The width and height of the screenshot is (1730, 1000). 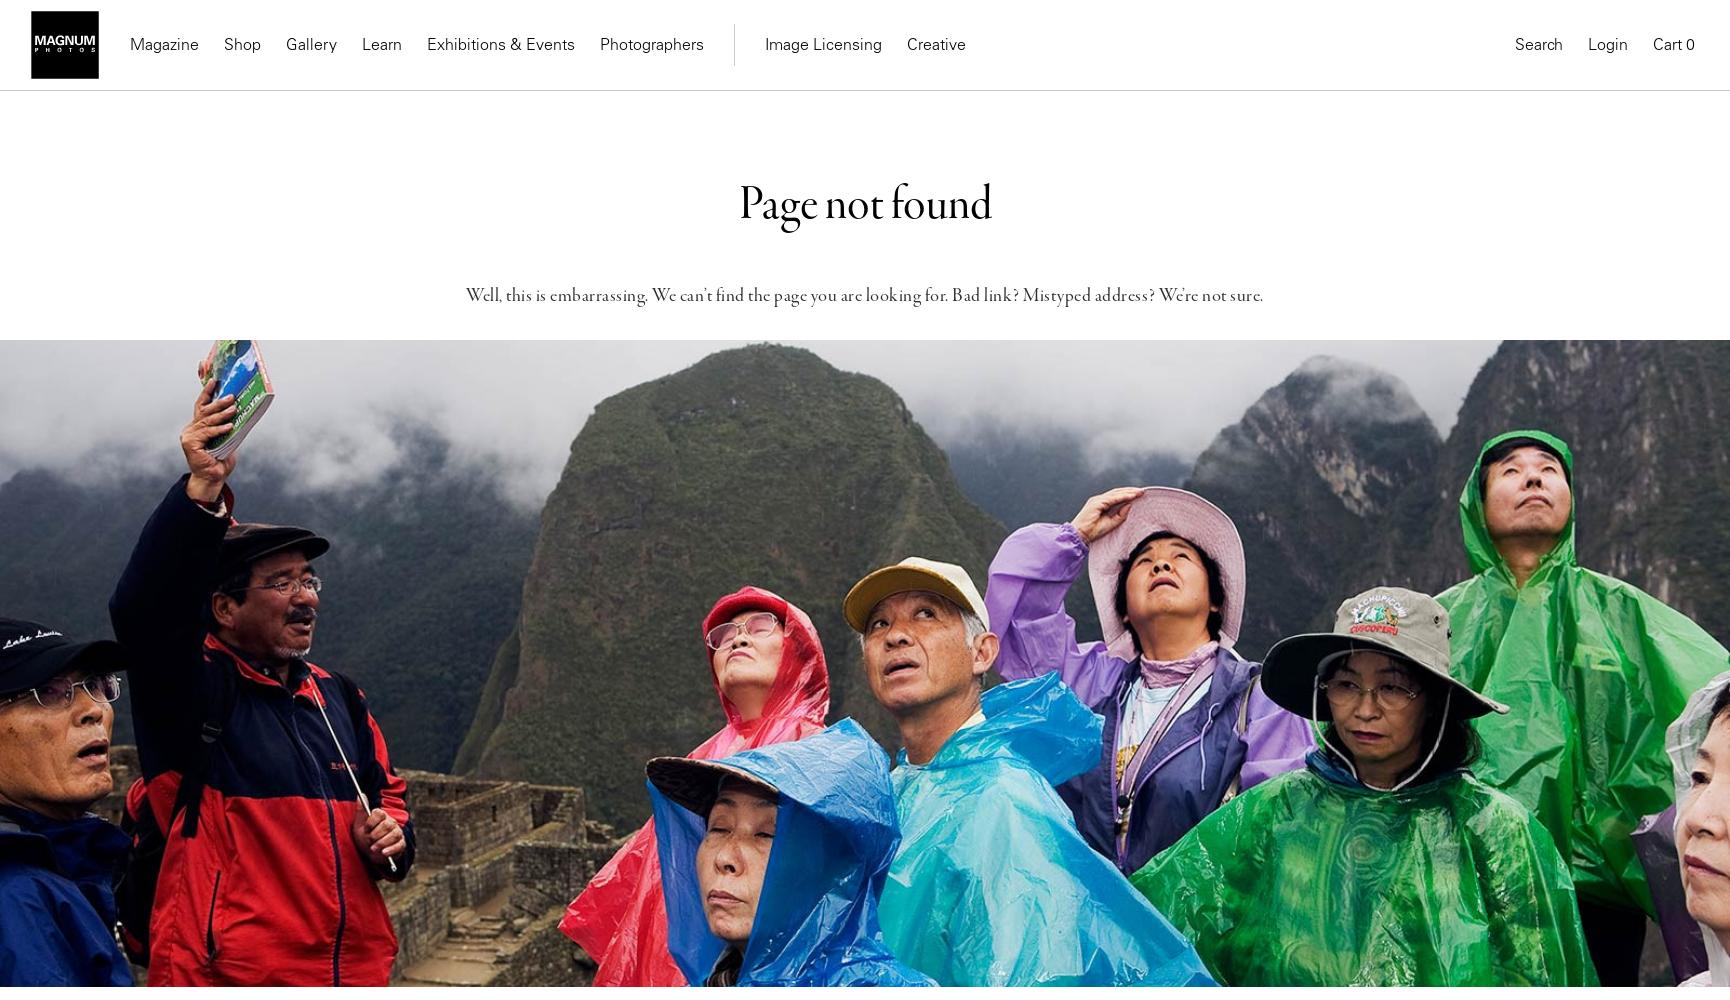 What do you see at coordinates (822, 46) in the screenshot?
I see `'Image Licensing'` at bounding box center [822, 46].